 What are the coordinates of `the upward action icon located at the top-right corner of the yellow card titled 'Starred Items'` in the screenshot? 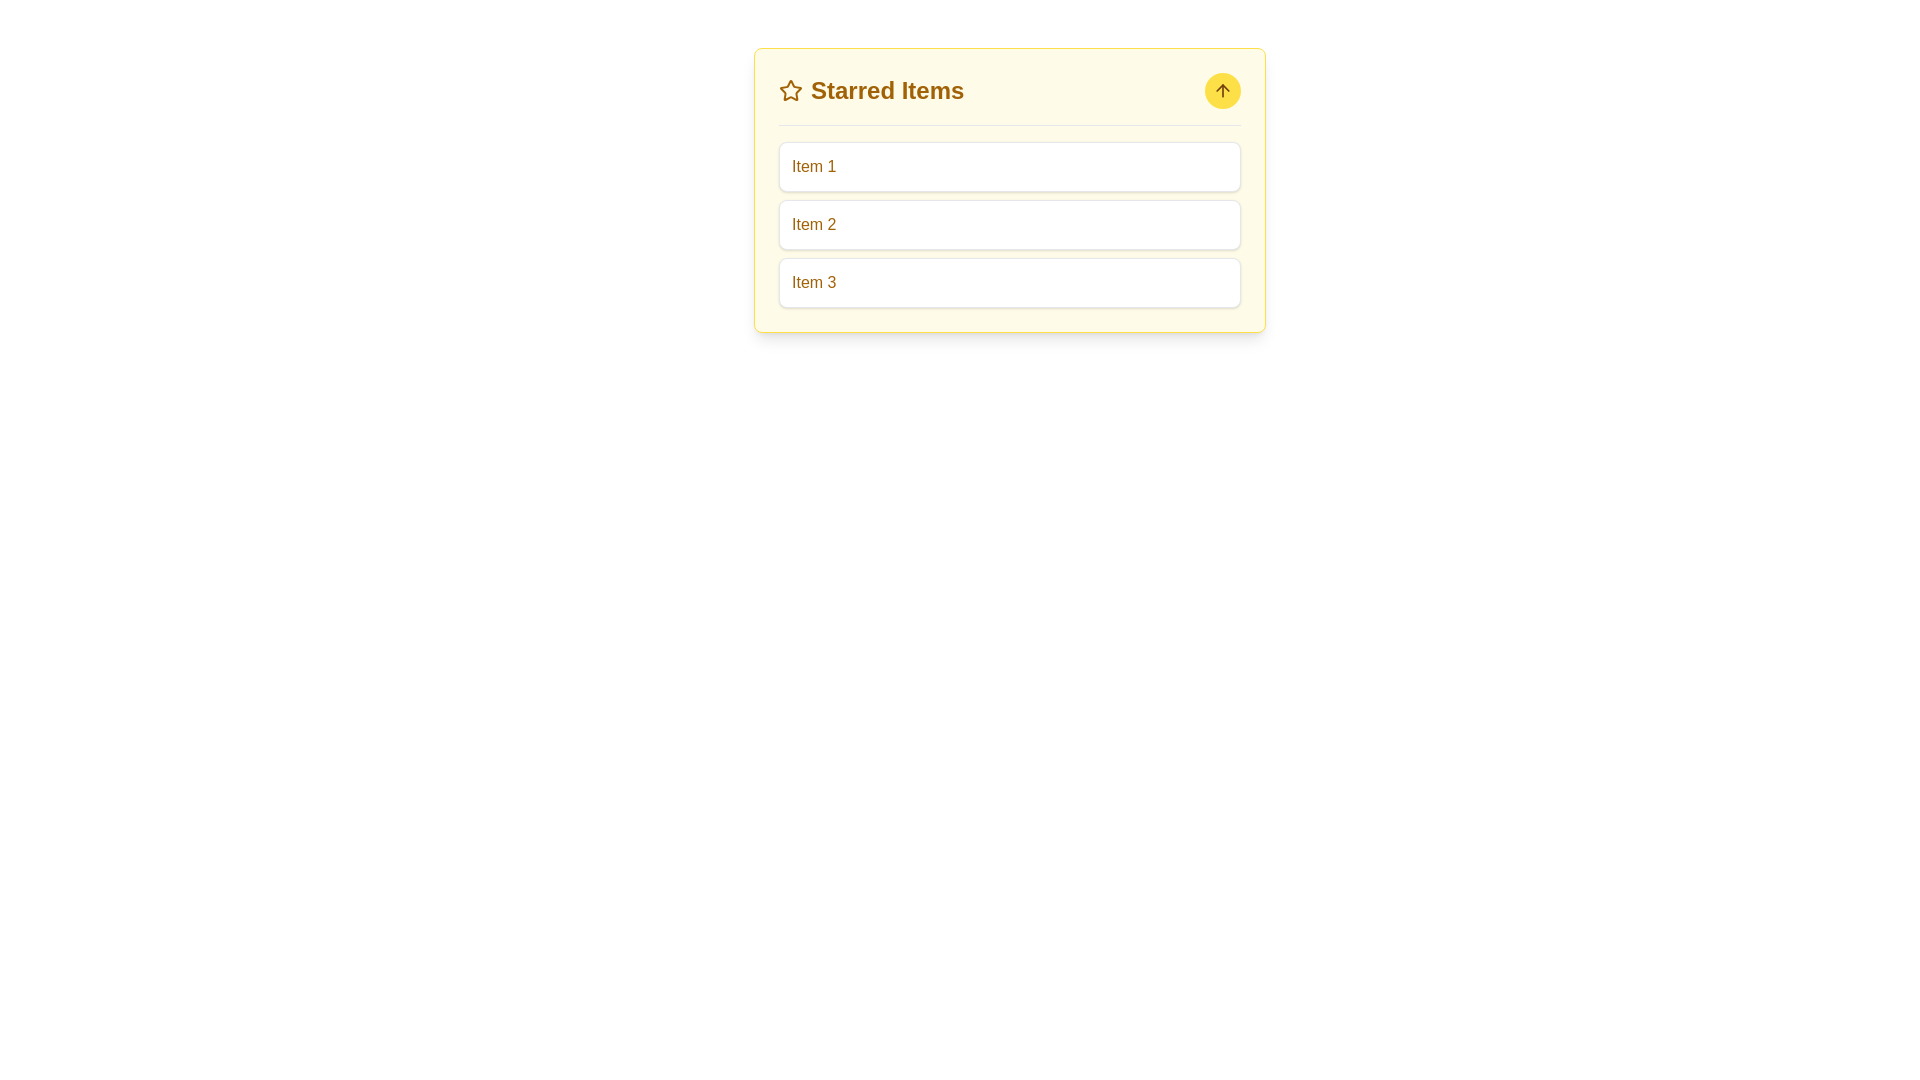 It's located at (1222, 91).